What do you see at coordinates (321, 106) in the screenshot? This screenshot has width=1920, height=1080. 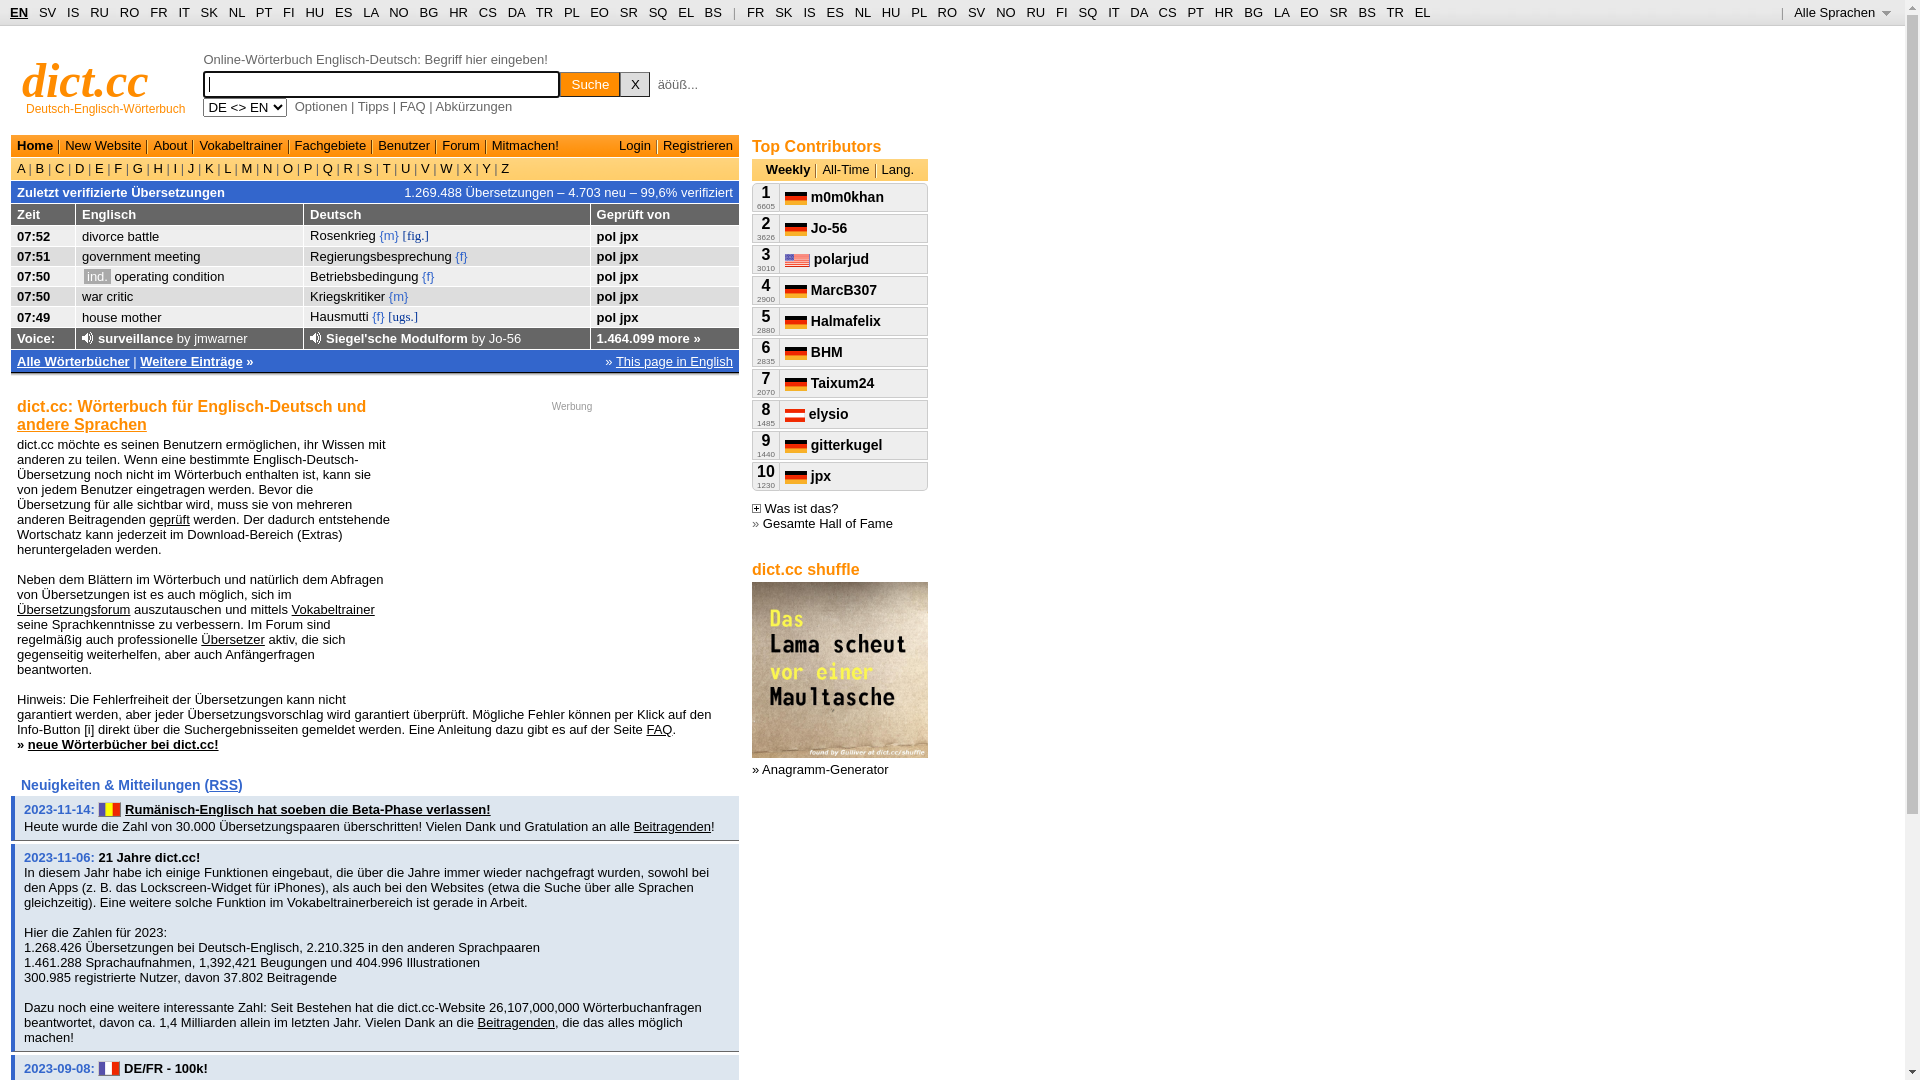 I see `'Optionen'` at bounding box center [321, 106].